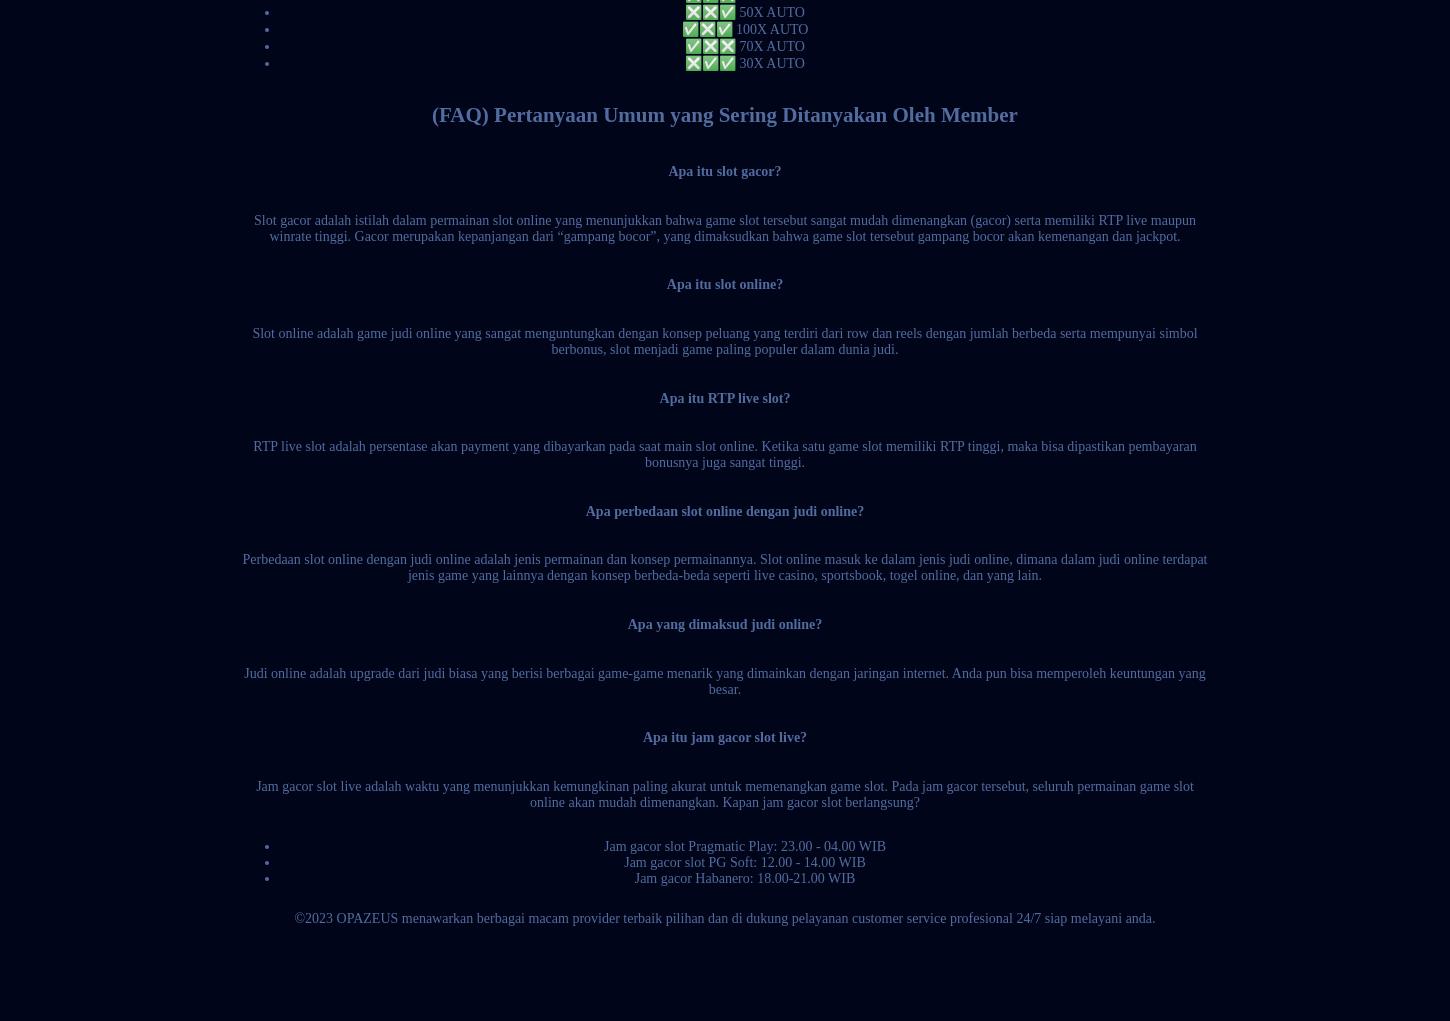 Image resolution: width=1450 pixels, height=1021 pixels. I want to click on '❎✅✅ 30X AUTO', so click(744, 62).